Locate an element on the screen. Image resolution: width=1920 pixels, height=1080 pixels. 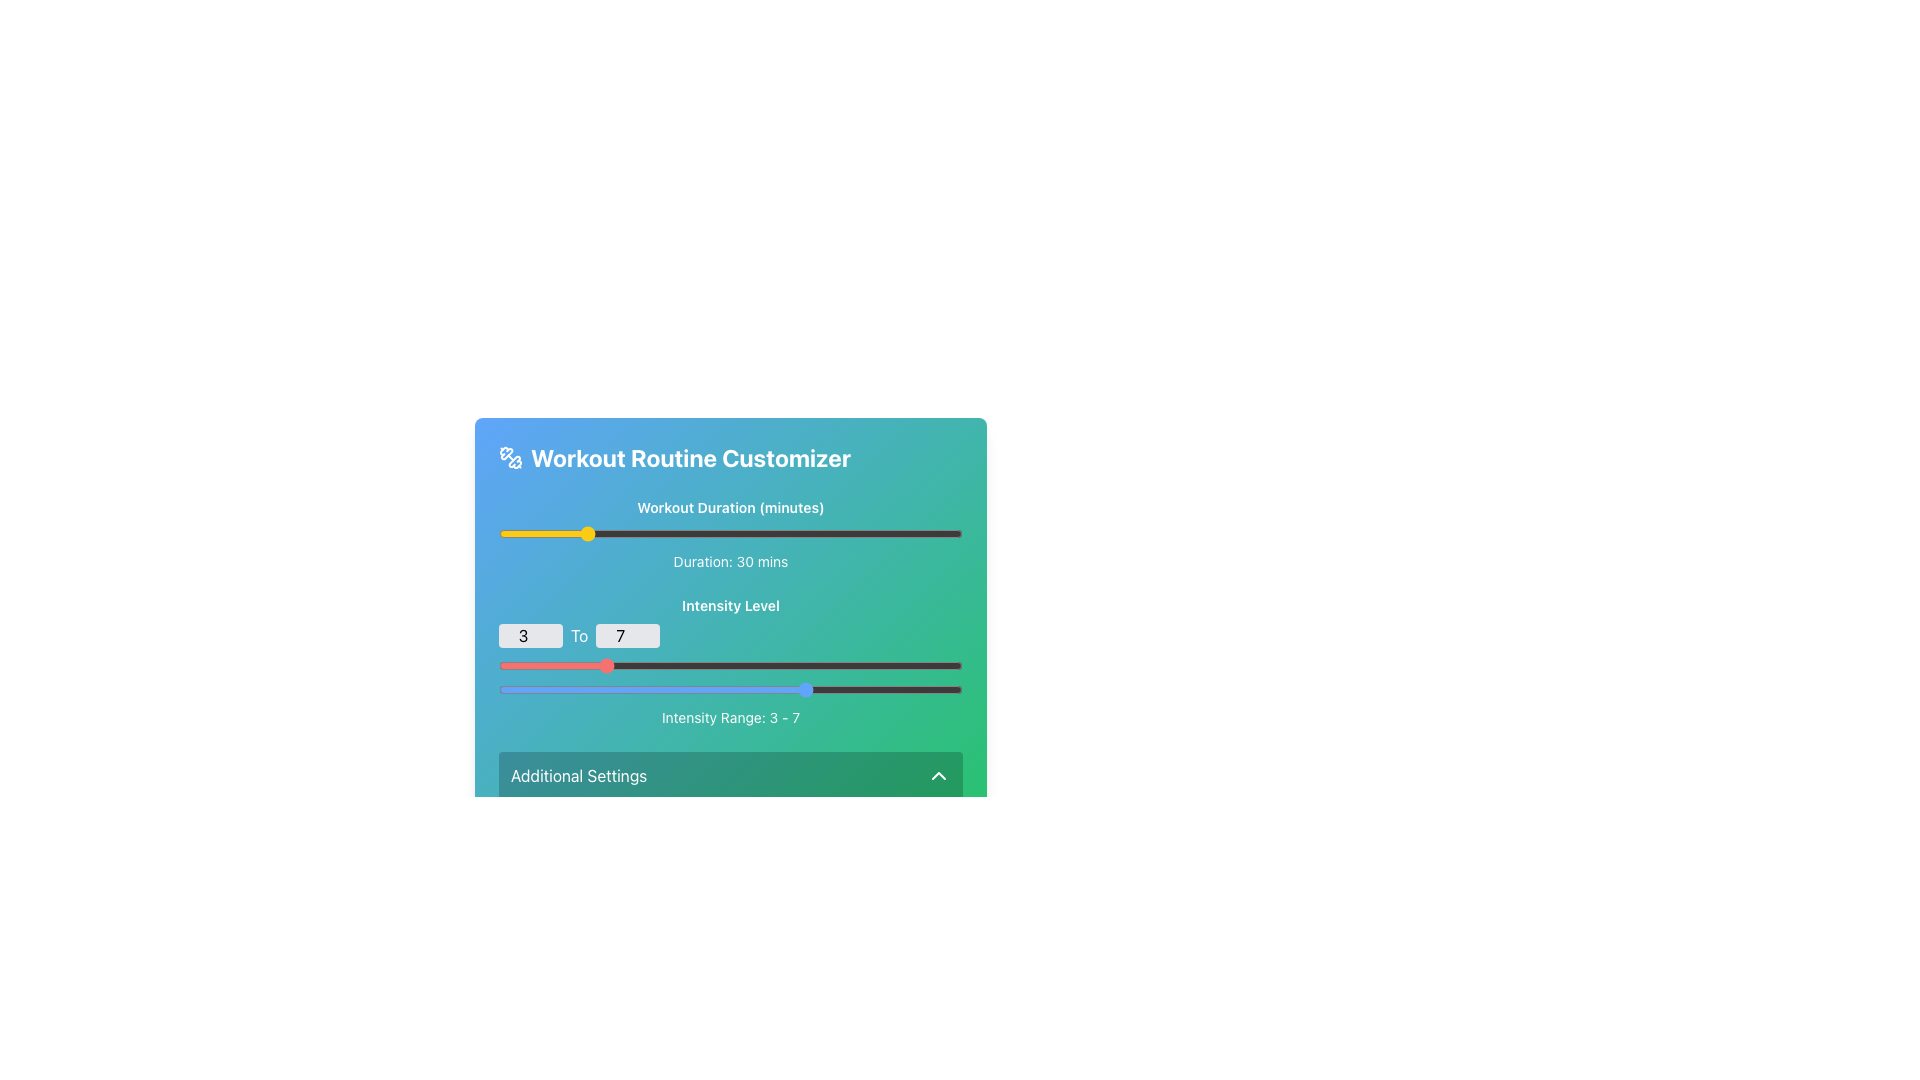
workout duration is located at coordinates (553, 532).